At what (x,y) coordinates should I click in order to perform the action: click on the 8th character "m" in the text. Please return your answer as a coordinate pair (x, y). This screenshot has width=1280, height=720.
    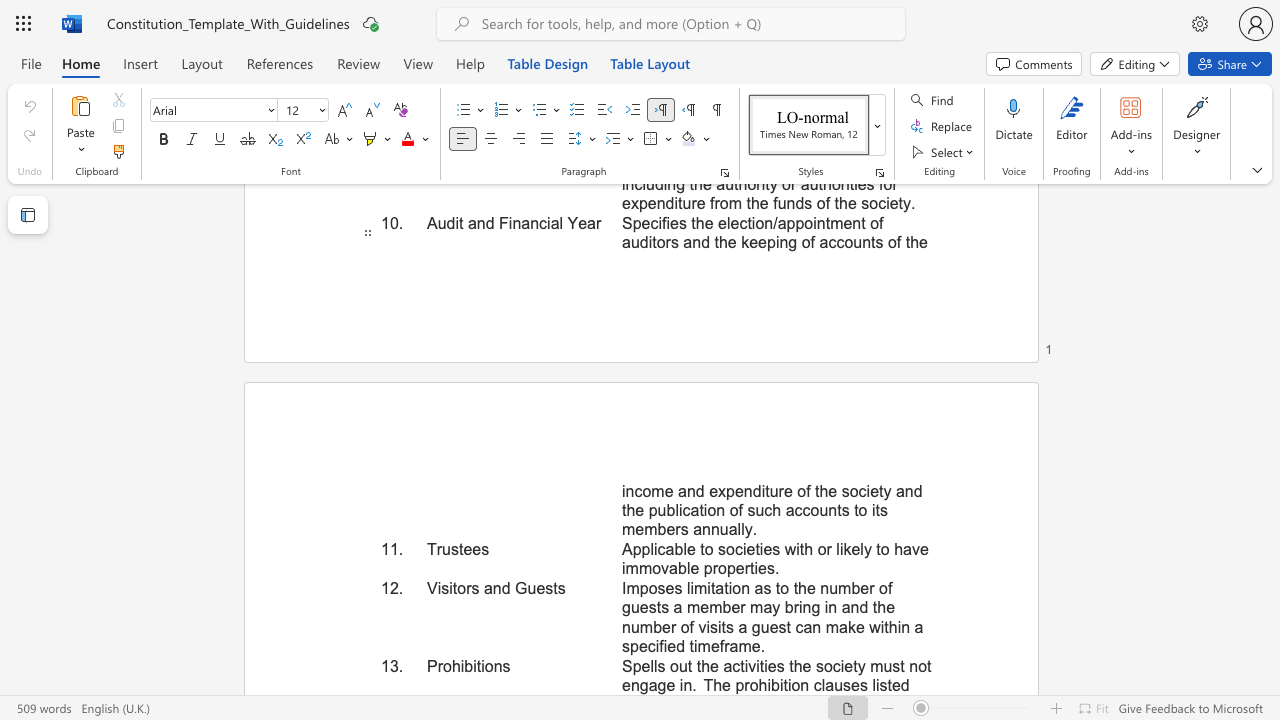
    Looking at the image, I should click on (832, 626).